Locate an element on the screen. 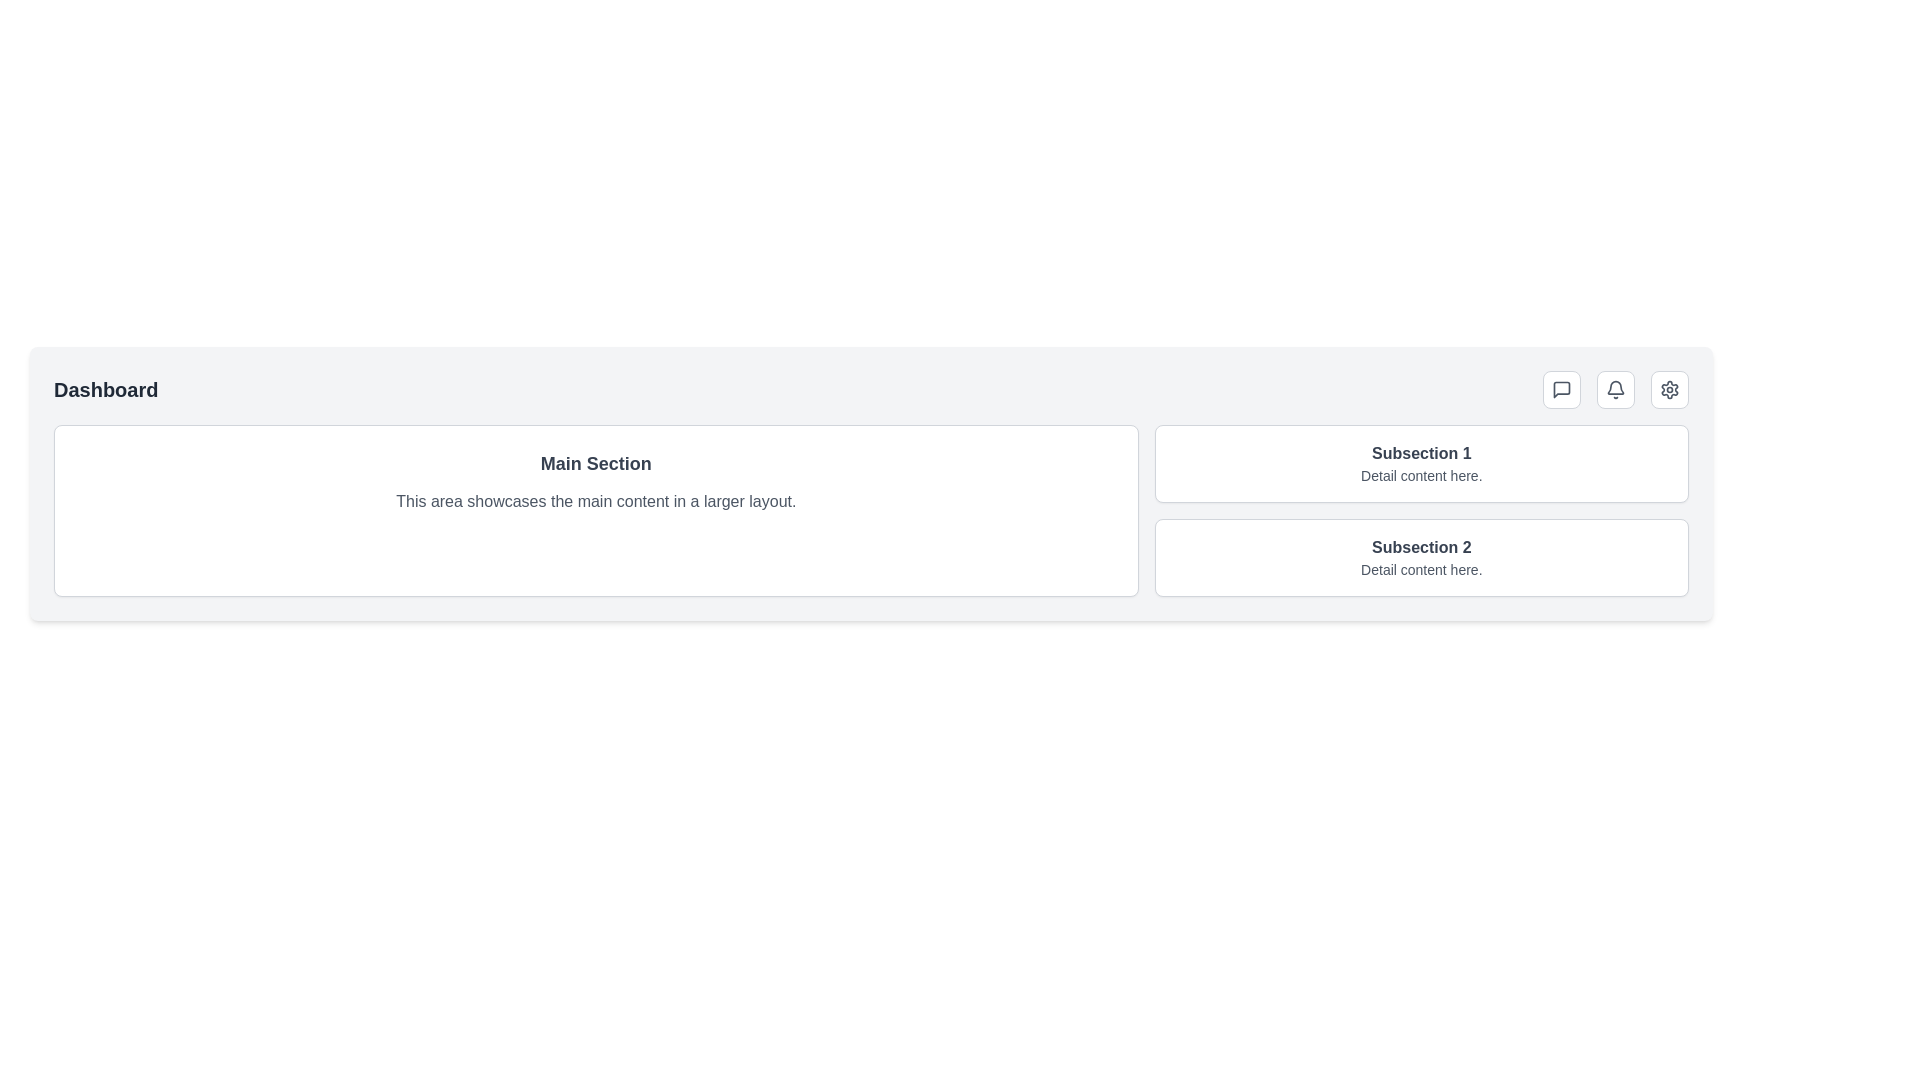  the bell icon located at the top-right of the interface is located at coordinates (1616, 389).